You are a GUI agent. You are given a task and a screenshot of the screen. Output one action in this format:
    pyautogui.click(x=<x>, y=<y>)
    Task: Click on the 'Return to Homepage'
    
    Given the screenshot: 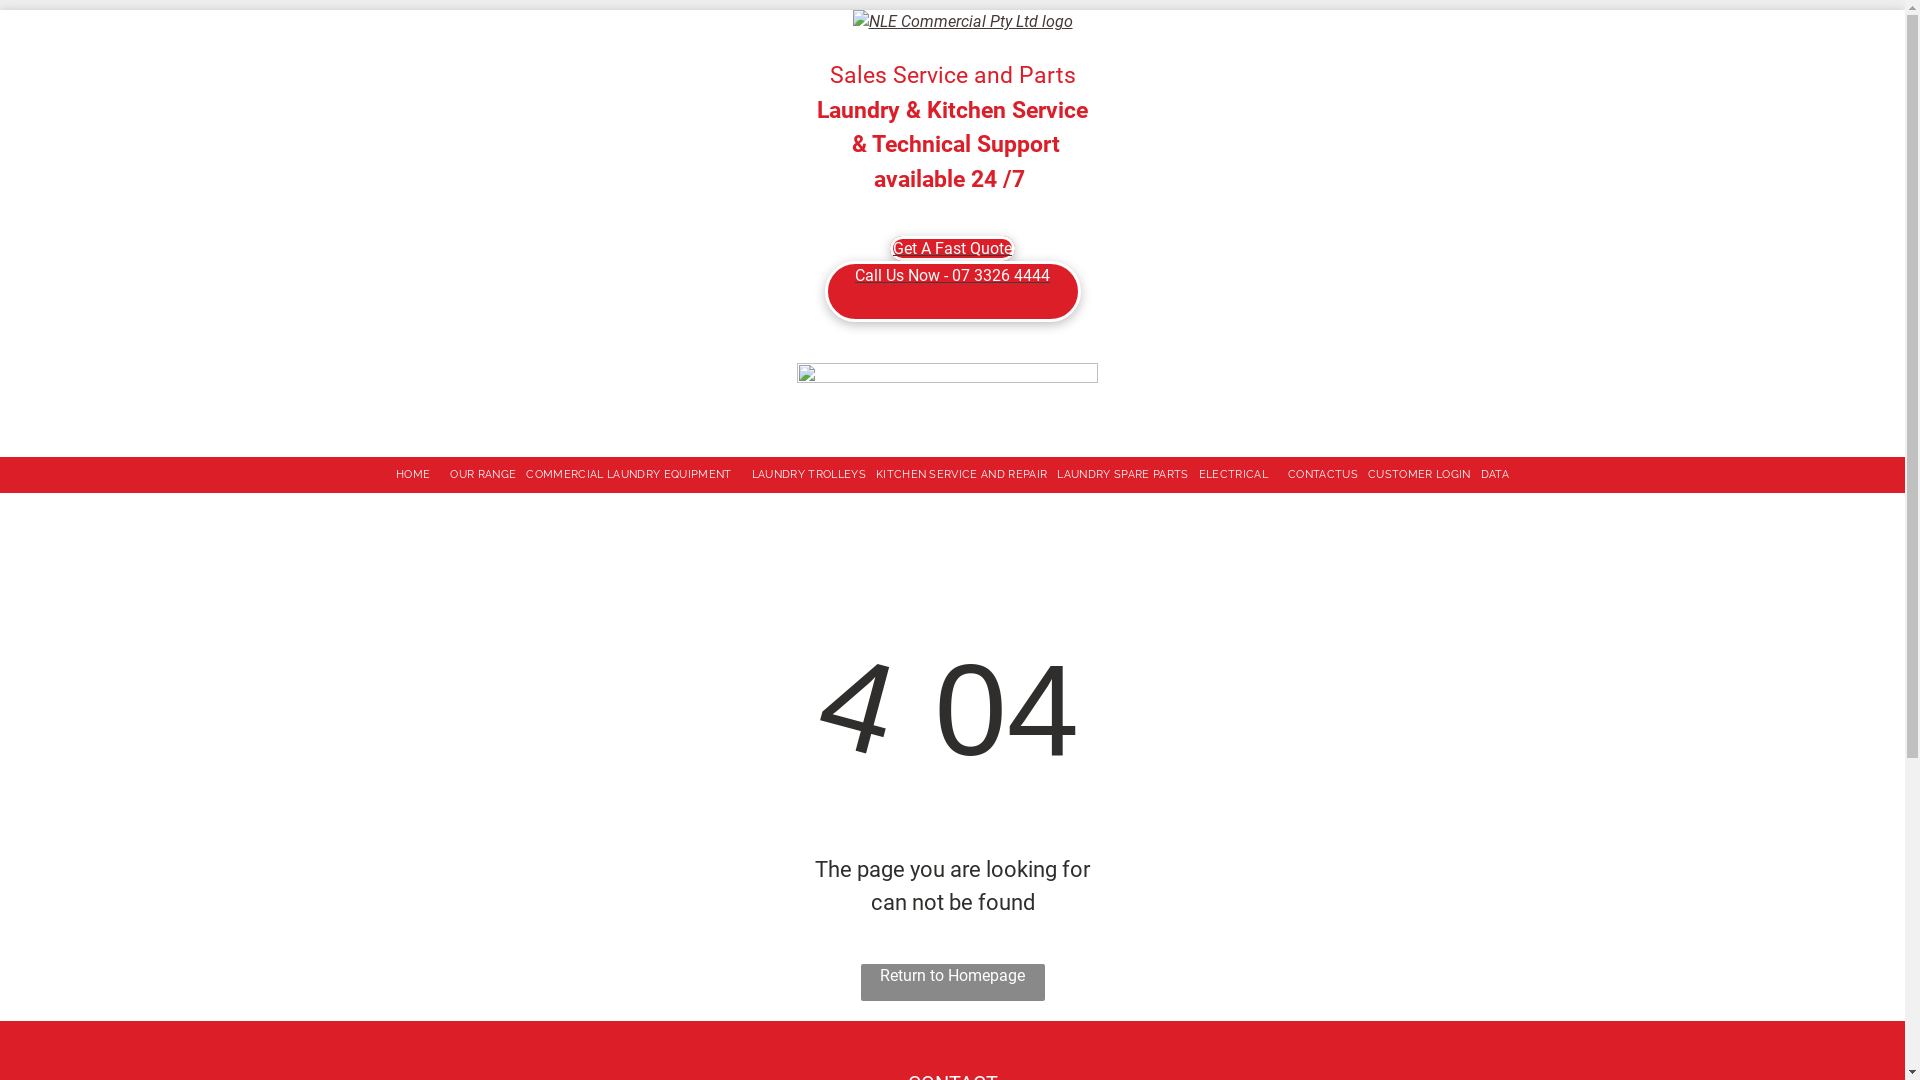 What is the action you would take?
    pyautogui.click(x=859, y=981)
    